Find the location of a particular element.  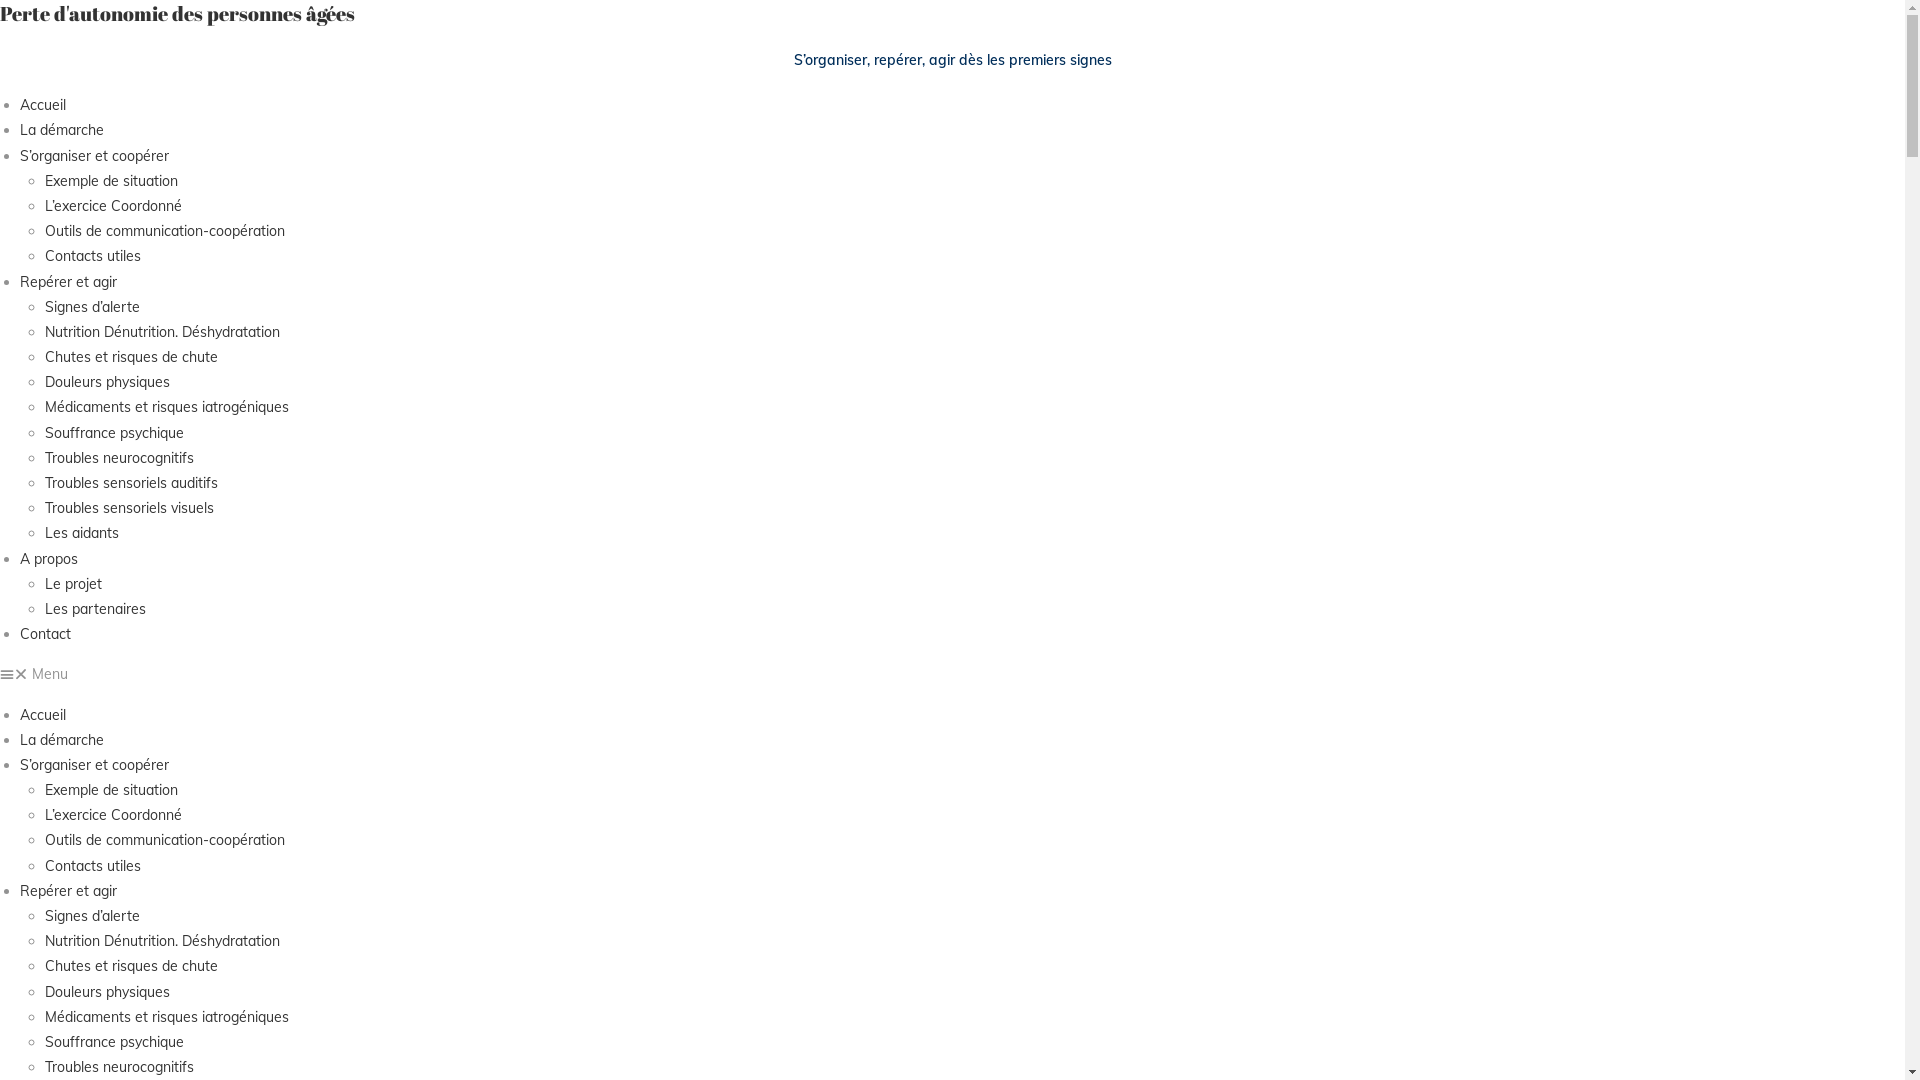

'Les partenaires' is located at coordinates (94, 608).